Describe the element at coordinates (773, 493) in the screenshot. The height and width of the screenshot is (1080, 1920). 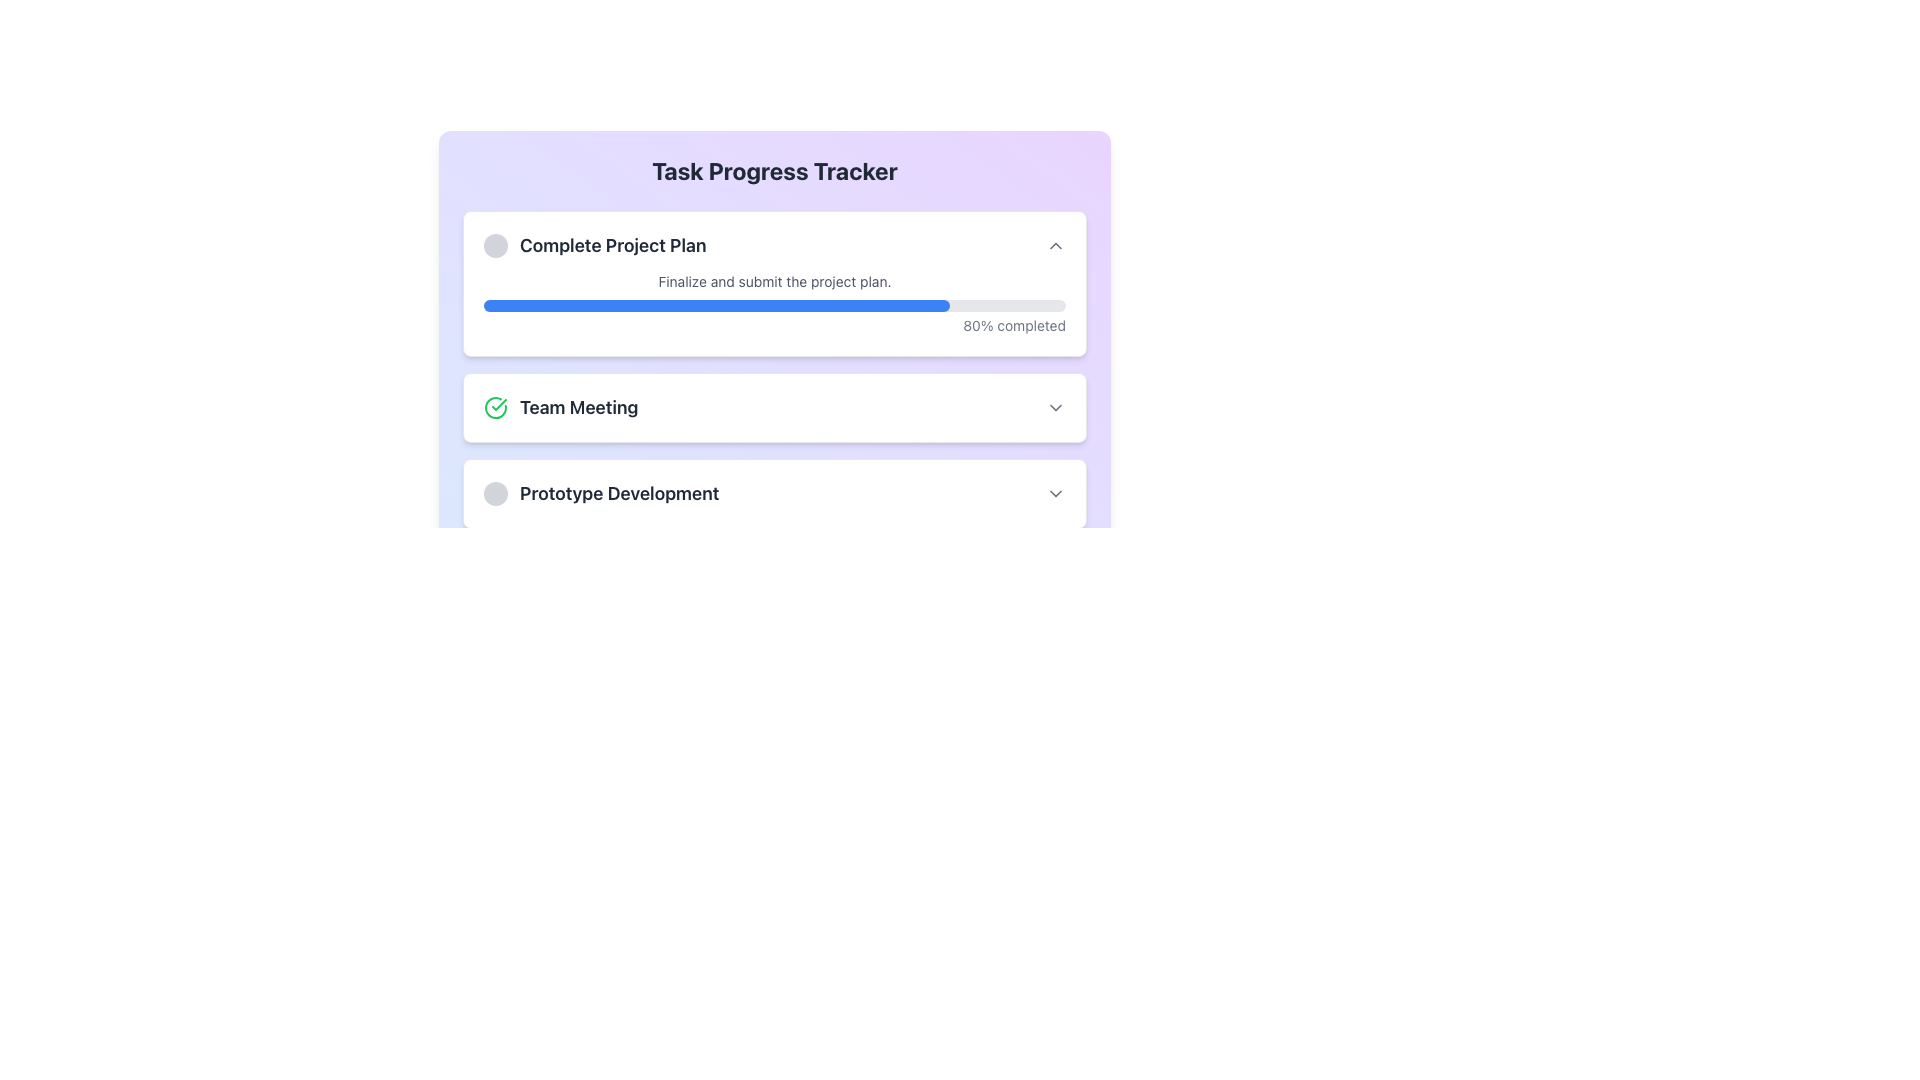
I see `the 'Prototype Development' task card located in the progress tracker interface, which is the third card in a vertical stack, positioned between the 'Team Meeting' card and the bottom margin` at that location.